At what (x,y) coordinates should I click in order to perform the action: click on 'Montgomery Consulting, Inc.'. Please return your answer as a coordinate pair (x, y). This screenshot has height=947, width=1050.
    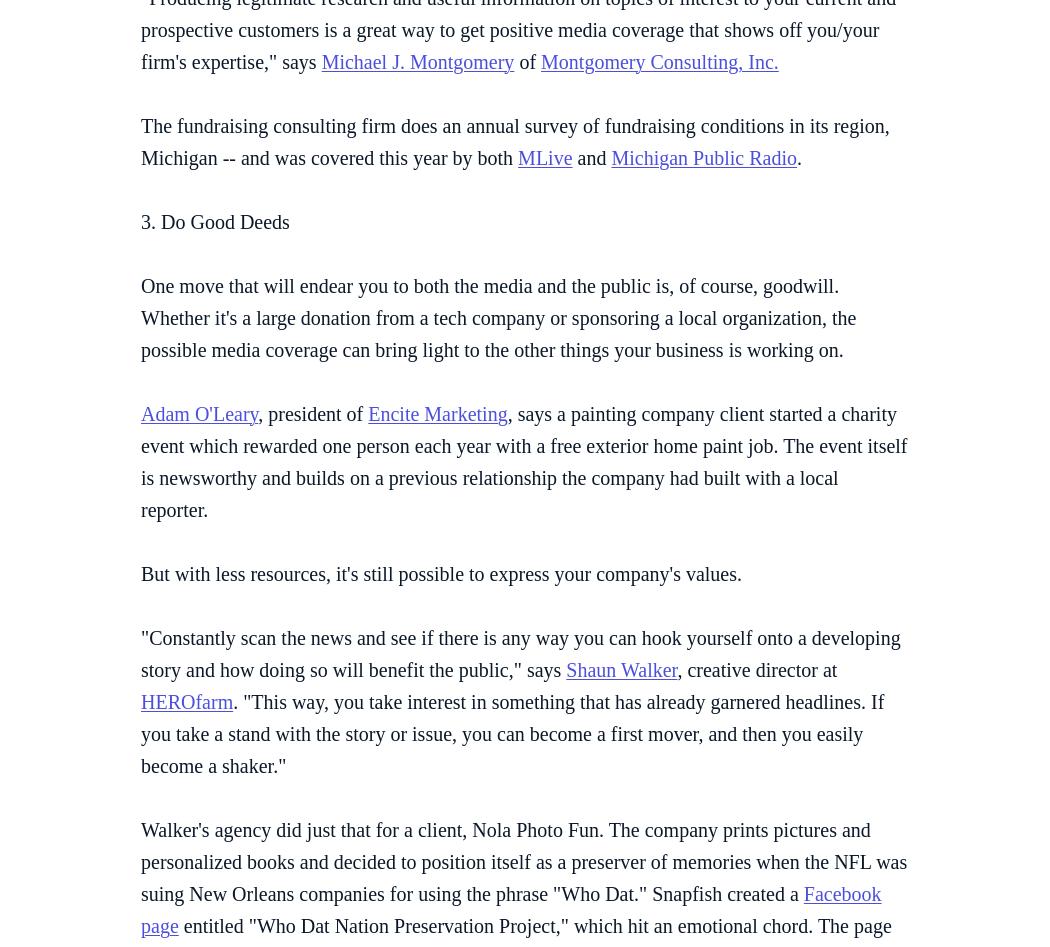
    Looking at the image, I should click on (540, 60).